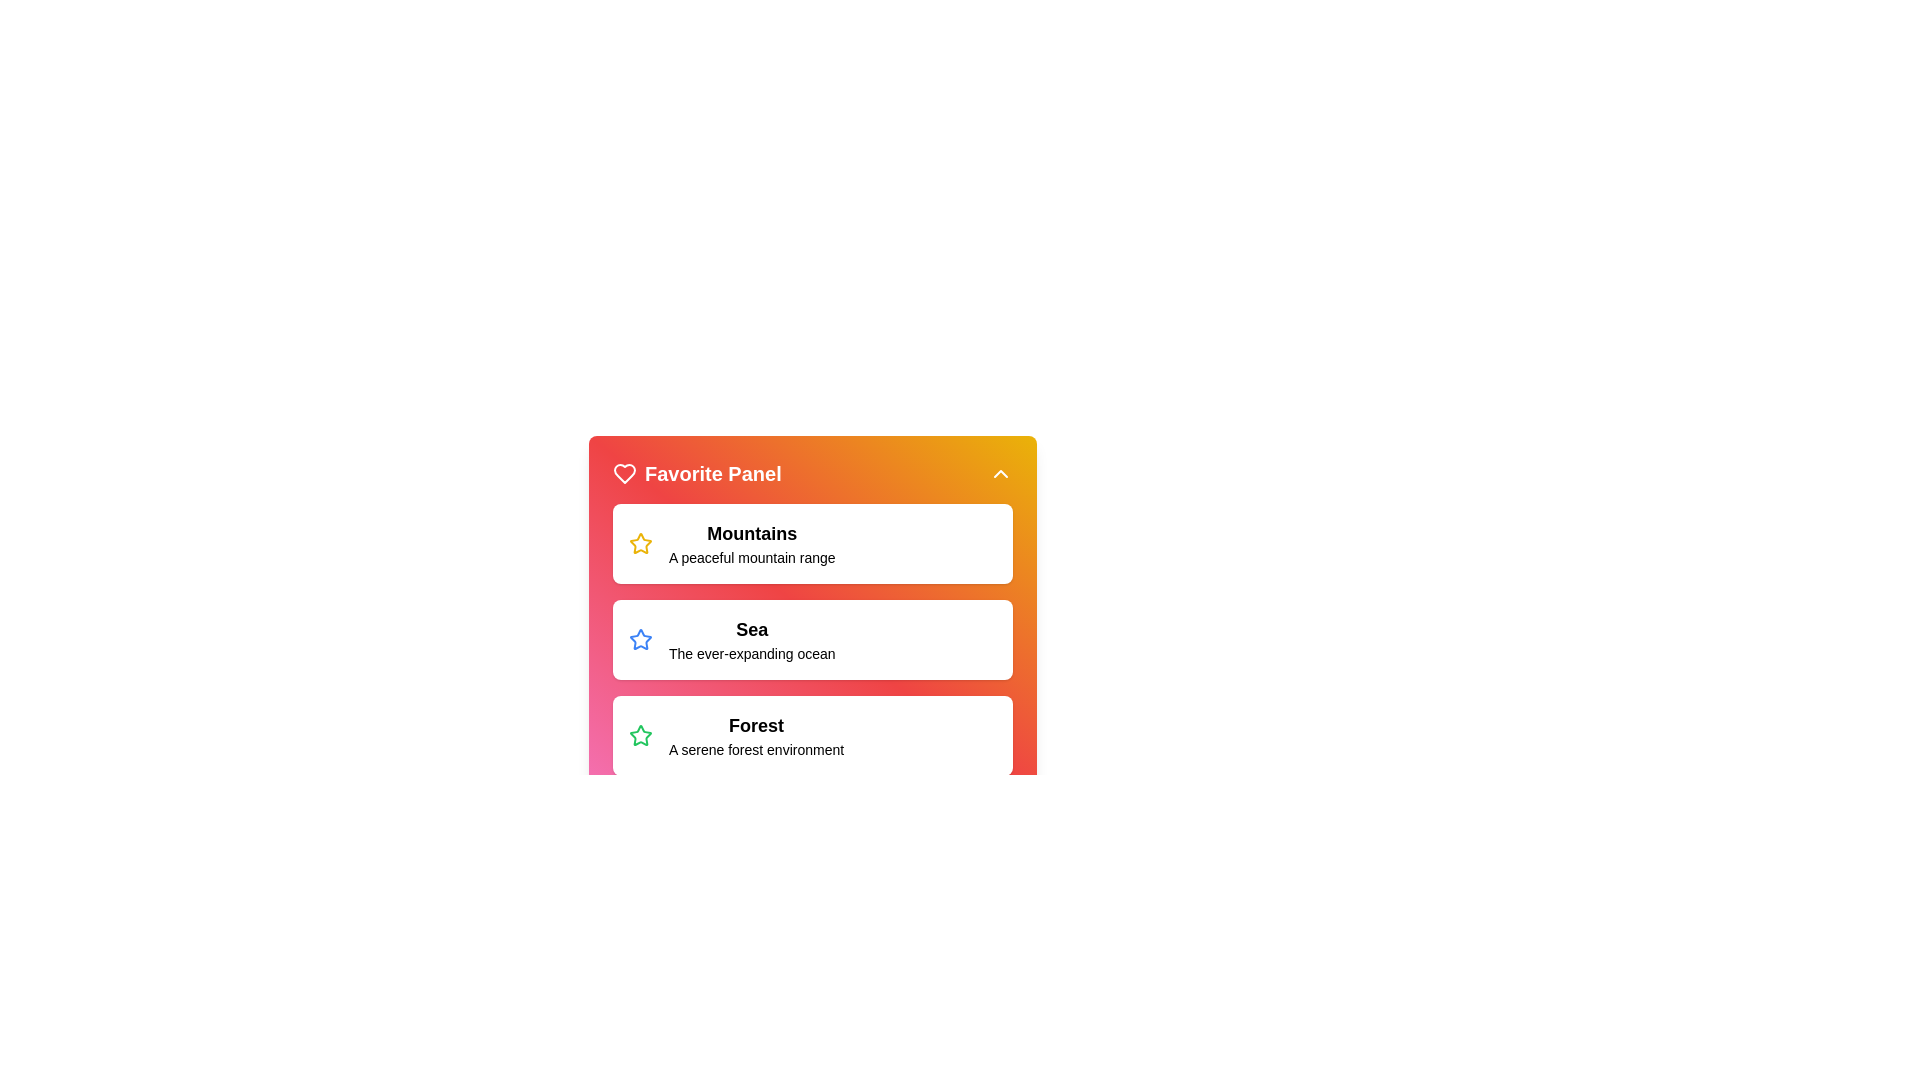  I want to click on the second box displaying information about the 'Sea' category, which is located between the 'Mountains' and 'Forest' boxes, so click(812, 640).